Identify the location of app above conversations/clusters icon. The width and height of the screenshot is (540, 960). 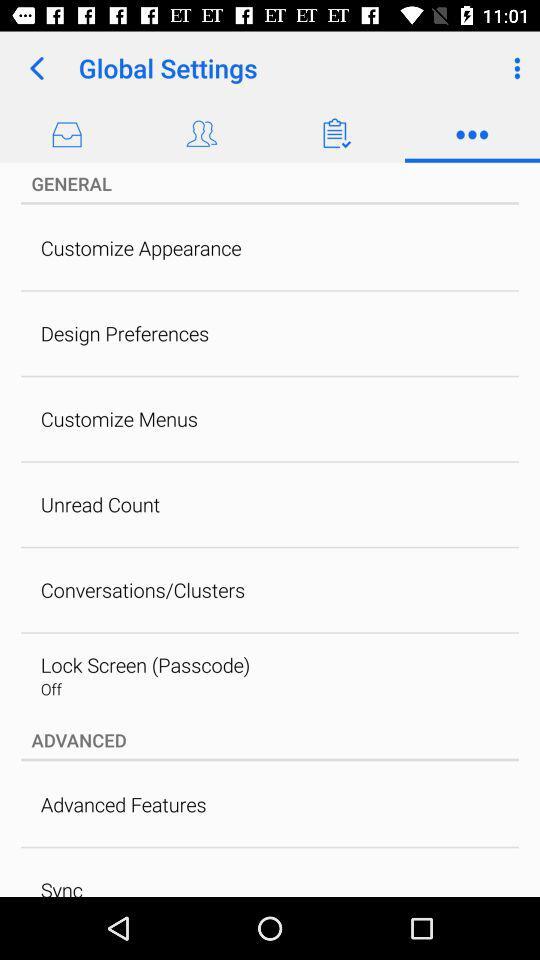
(99, 503).